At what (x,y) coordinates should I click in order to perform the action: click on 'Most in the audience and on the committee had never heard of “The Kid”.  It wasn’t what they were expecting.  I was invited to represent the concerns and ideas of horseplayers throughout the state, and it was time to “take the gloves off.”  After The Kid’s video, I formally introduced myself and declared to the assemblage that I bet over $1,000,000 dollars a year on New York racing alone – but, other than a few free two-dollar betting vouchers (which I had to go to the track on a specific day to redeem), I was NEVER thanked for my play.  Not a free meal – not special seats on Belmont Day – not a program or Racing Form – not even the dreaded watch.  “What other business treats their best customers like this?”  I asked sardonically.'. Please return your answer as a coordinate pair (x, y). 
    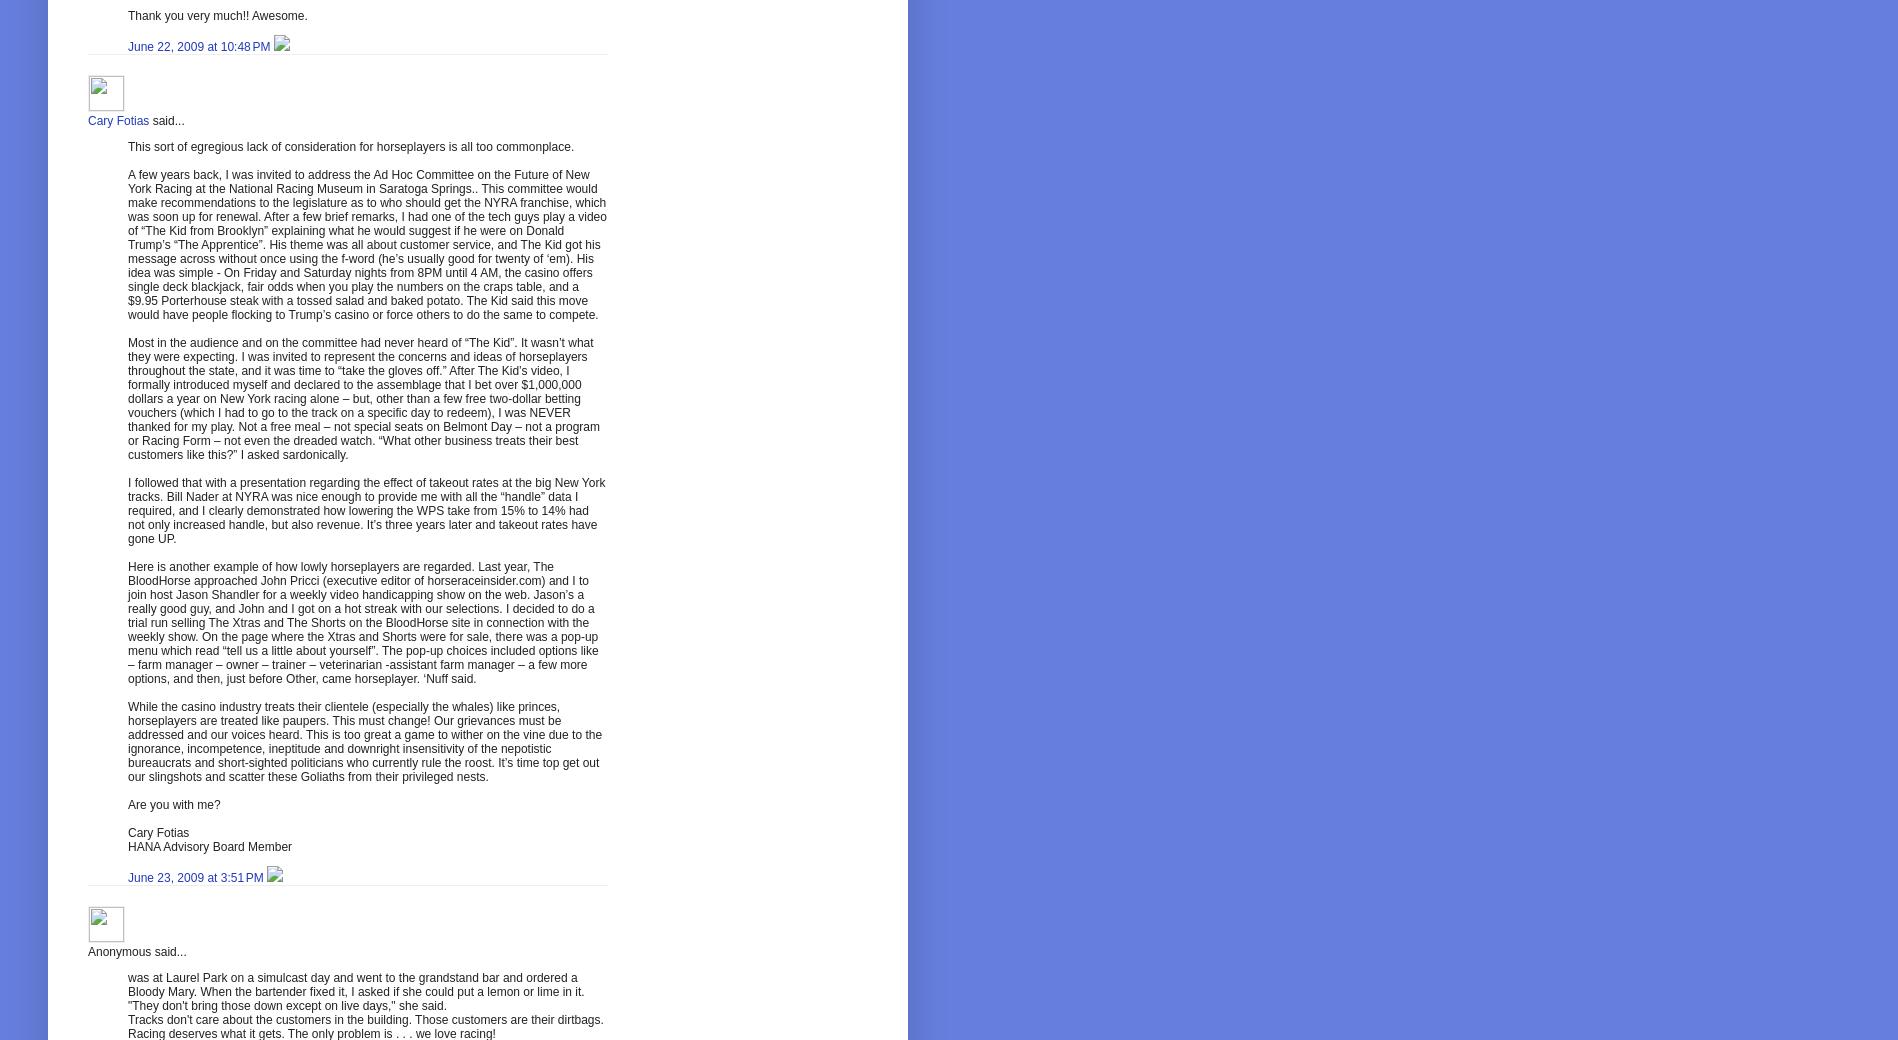
    Looking at the image, I should click on (364, 398).